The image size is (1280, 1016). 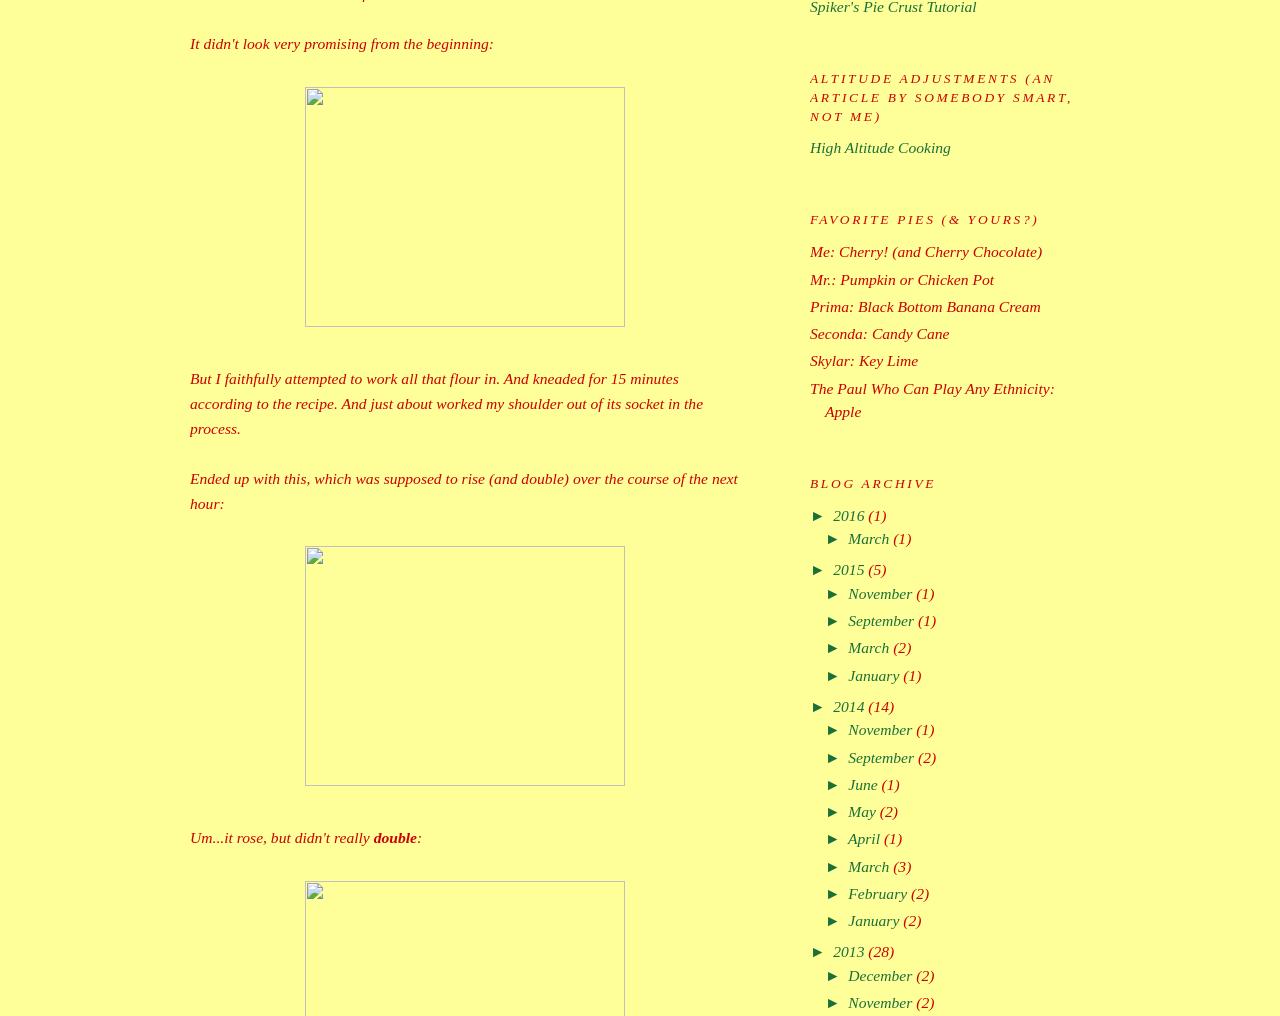 I want to click on 'Seconda: Candy Cane', so click(x=879, y=333).